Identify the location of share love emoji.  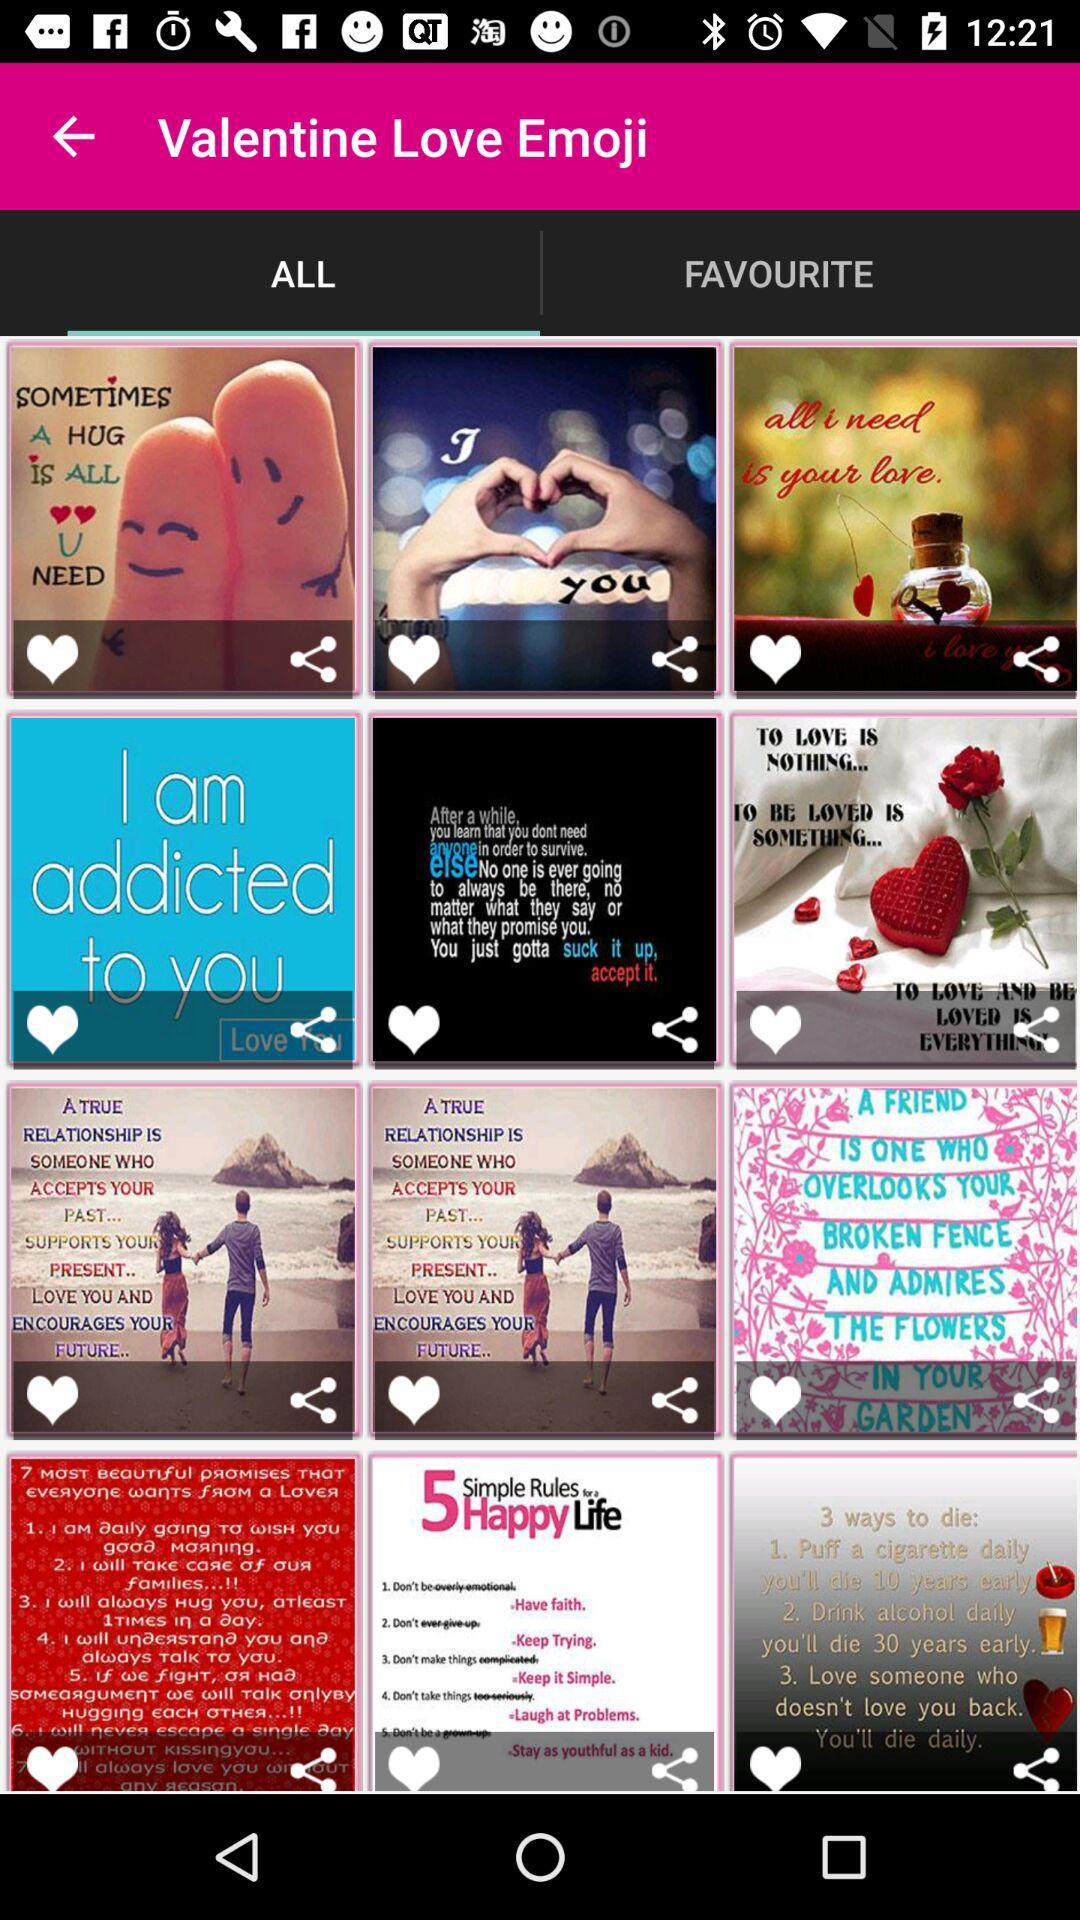
(313, 1029).